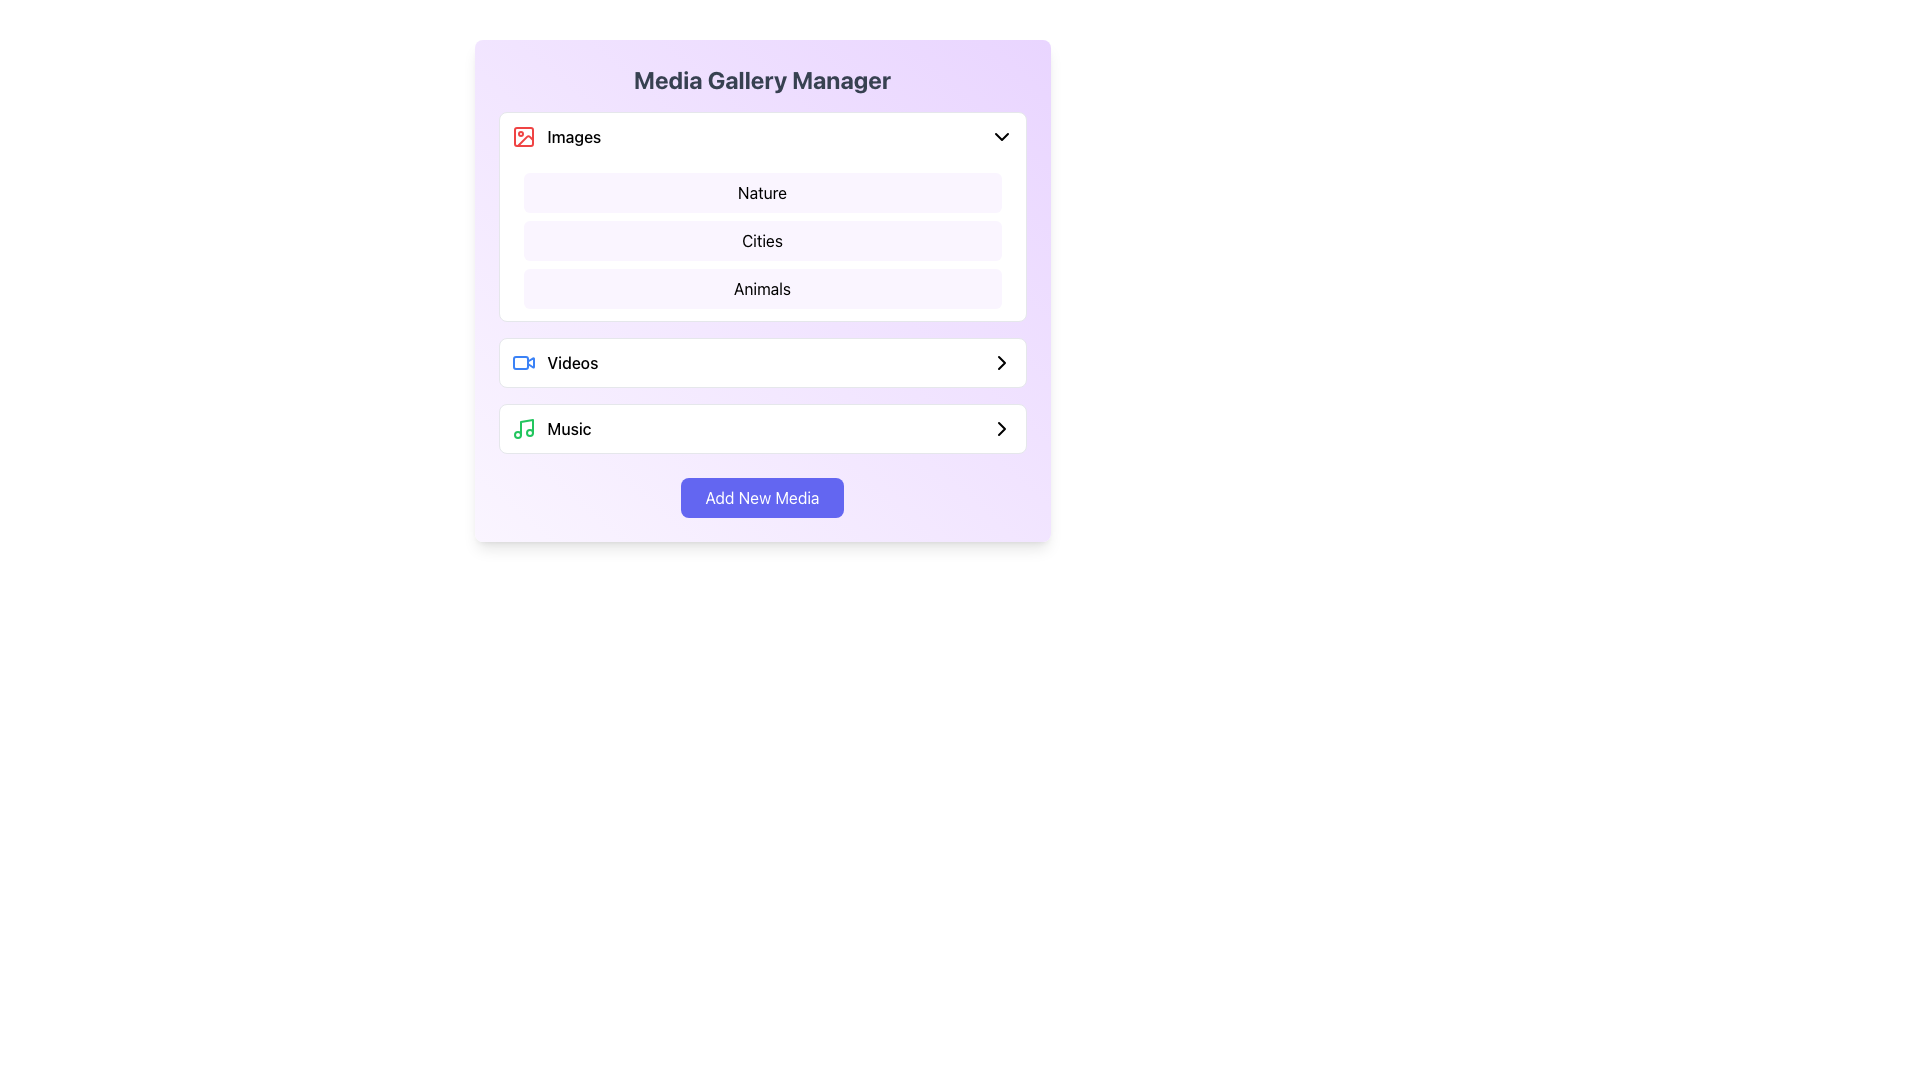  Describe the element at coordinates (556, 136) in the screenshot. I see `to select the 'Images' category label with an icon, which is the first selectable option for managing or viewing images in the gallery` at that location.